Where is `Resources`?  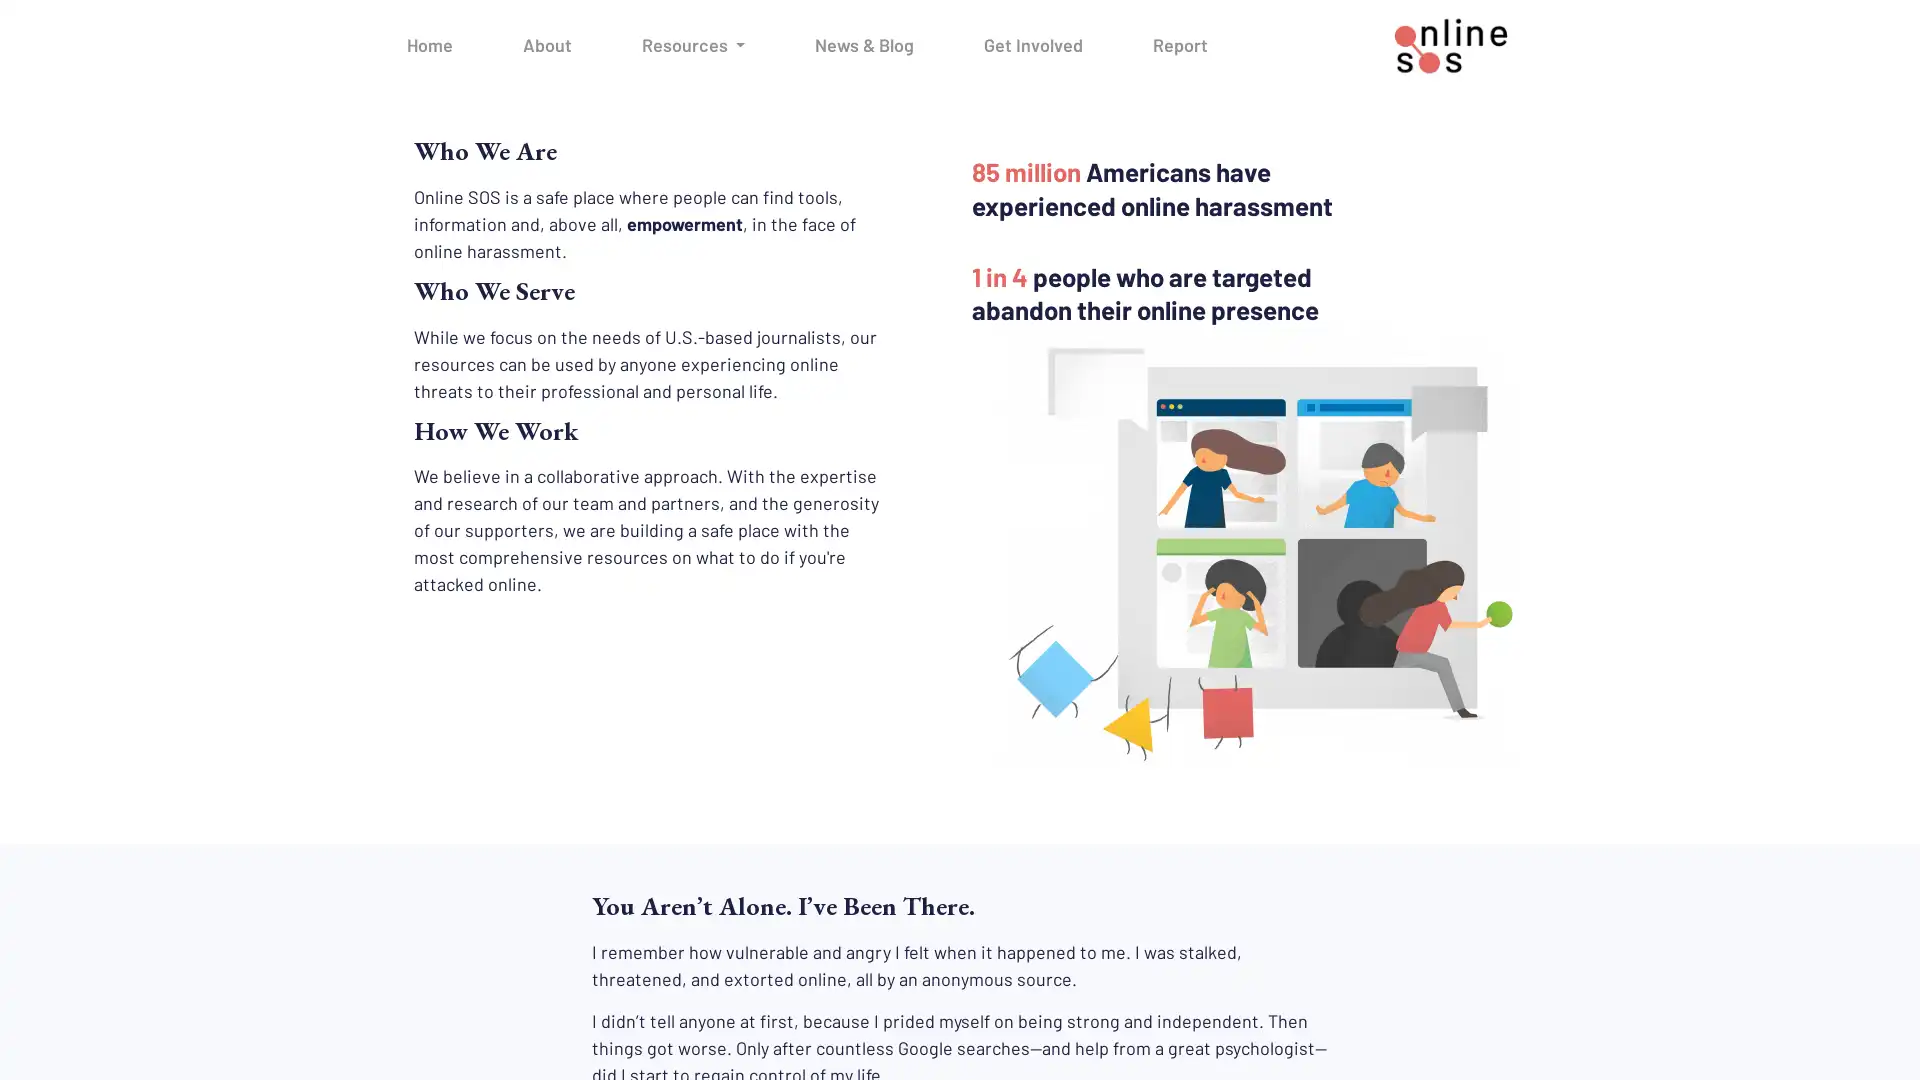
Resources is located at coordinates (692, 44).